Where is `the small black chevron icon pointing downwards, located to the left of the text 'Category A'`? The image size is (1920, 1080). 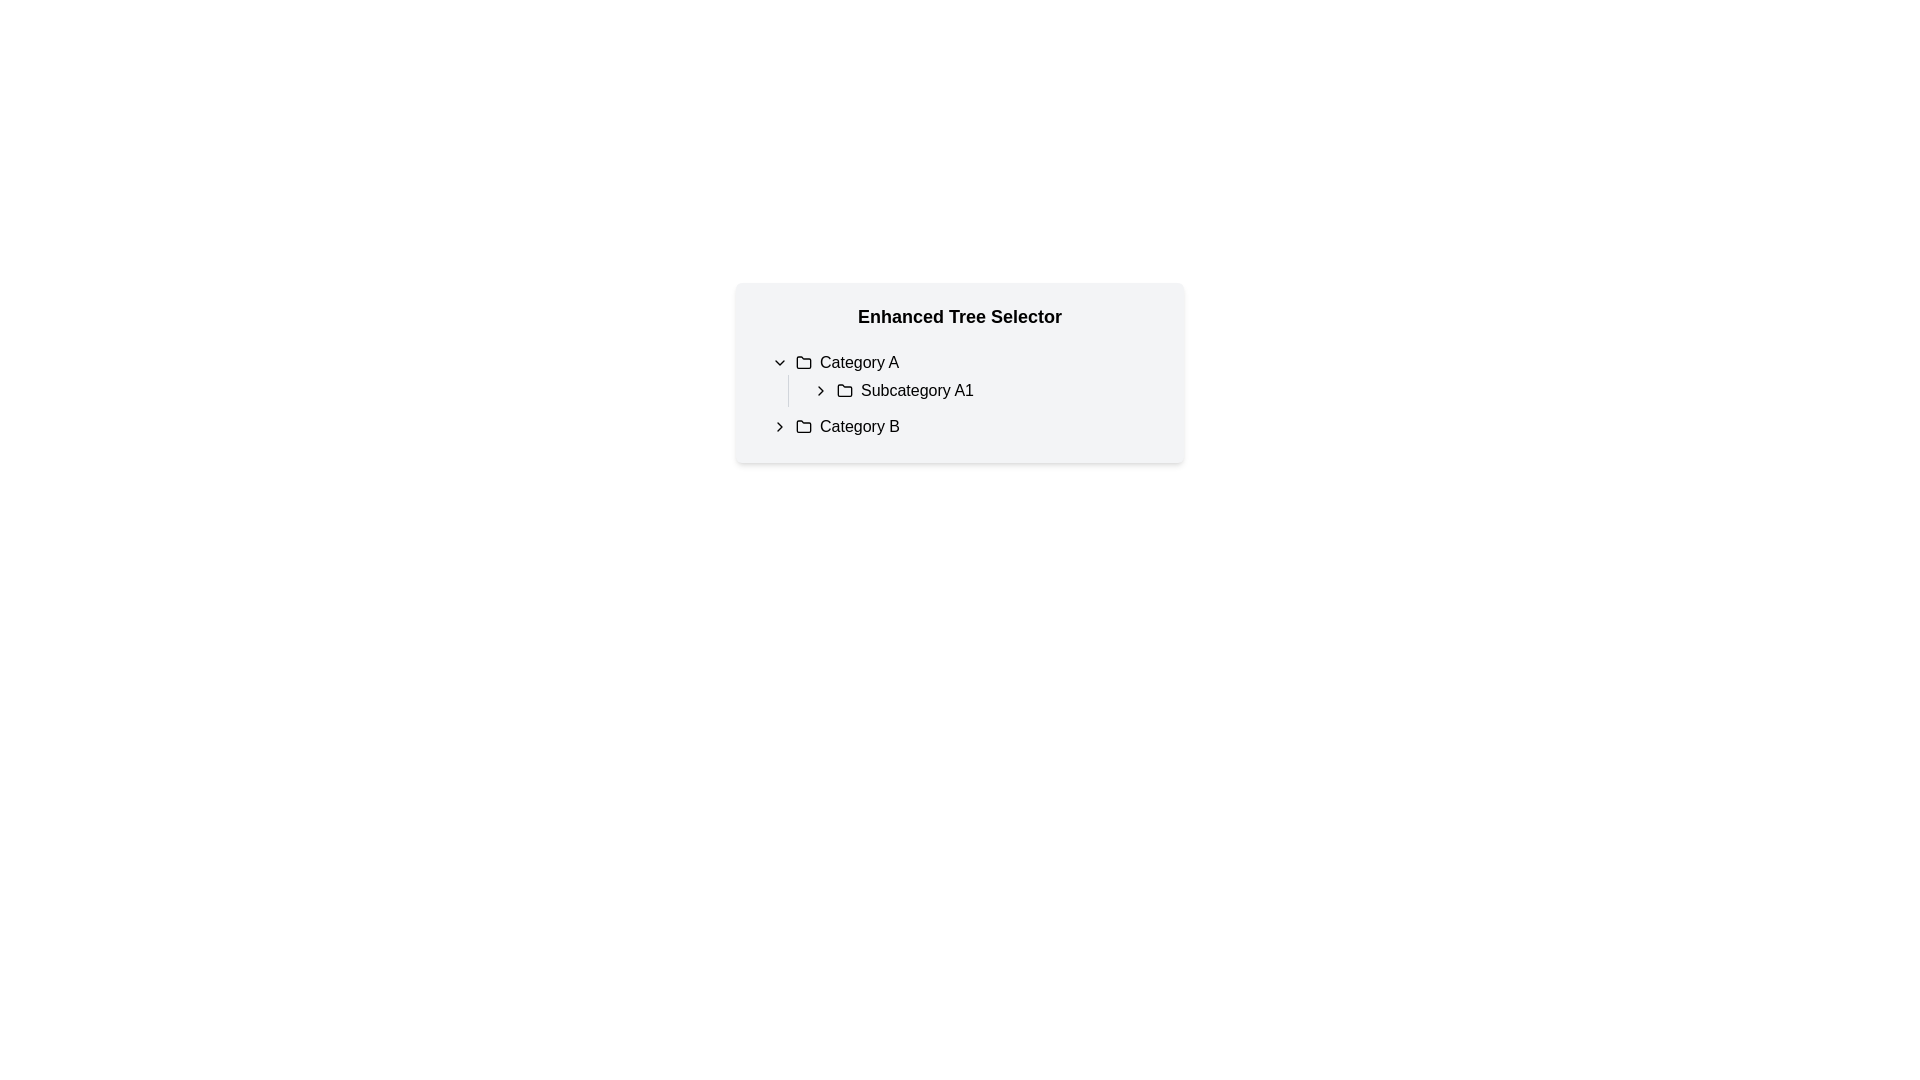
the small black chevron icon pointing downwards, located to the left of the text 'Category A' is located at coordinates (778, 362).